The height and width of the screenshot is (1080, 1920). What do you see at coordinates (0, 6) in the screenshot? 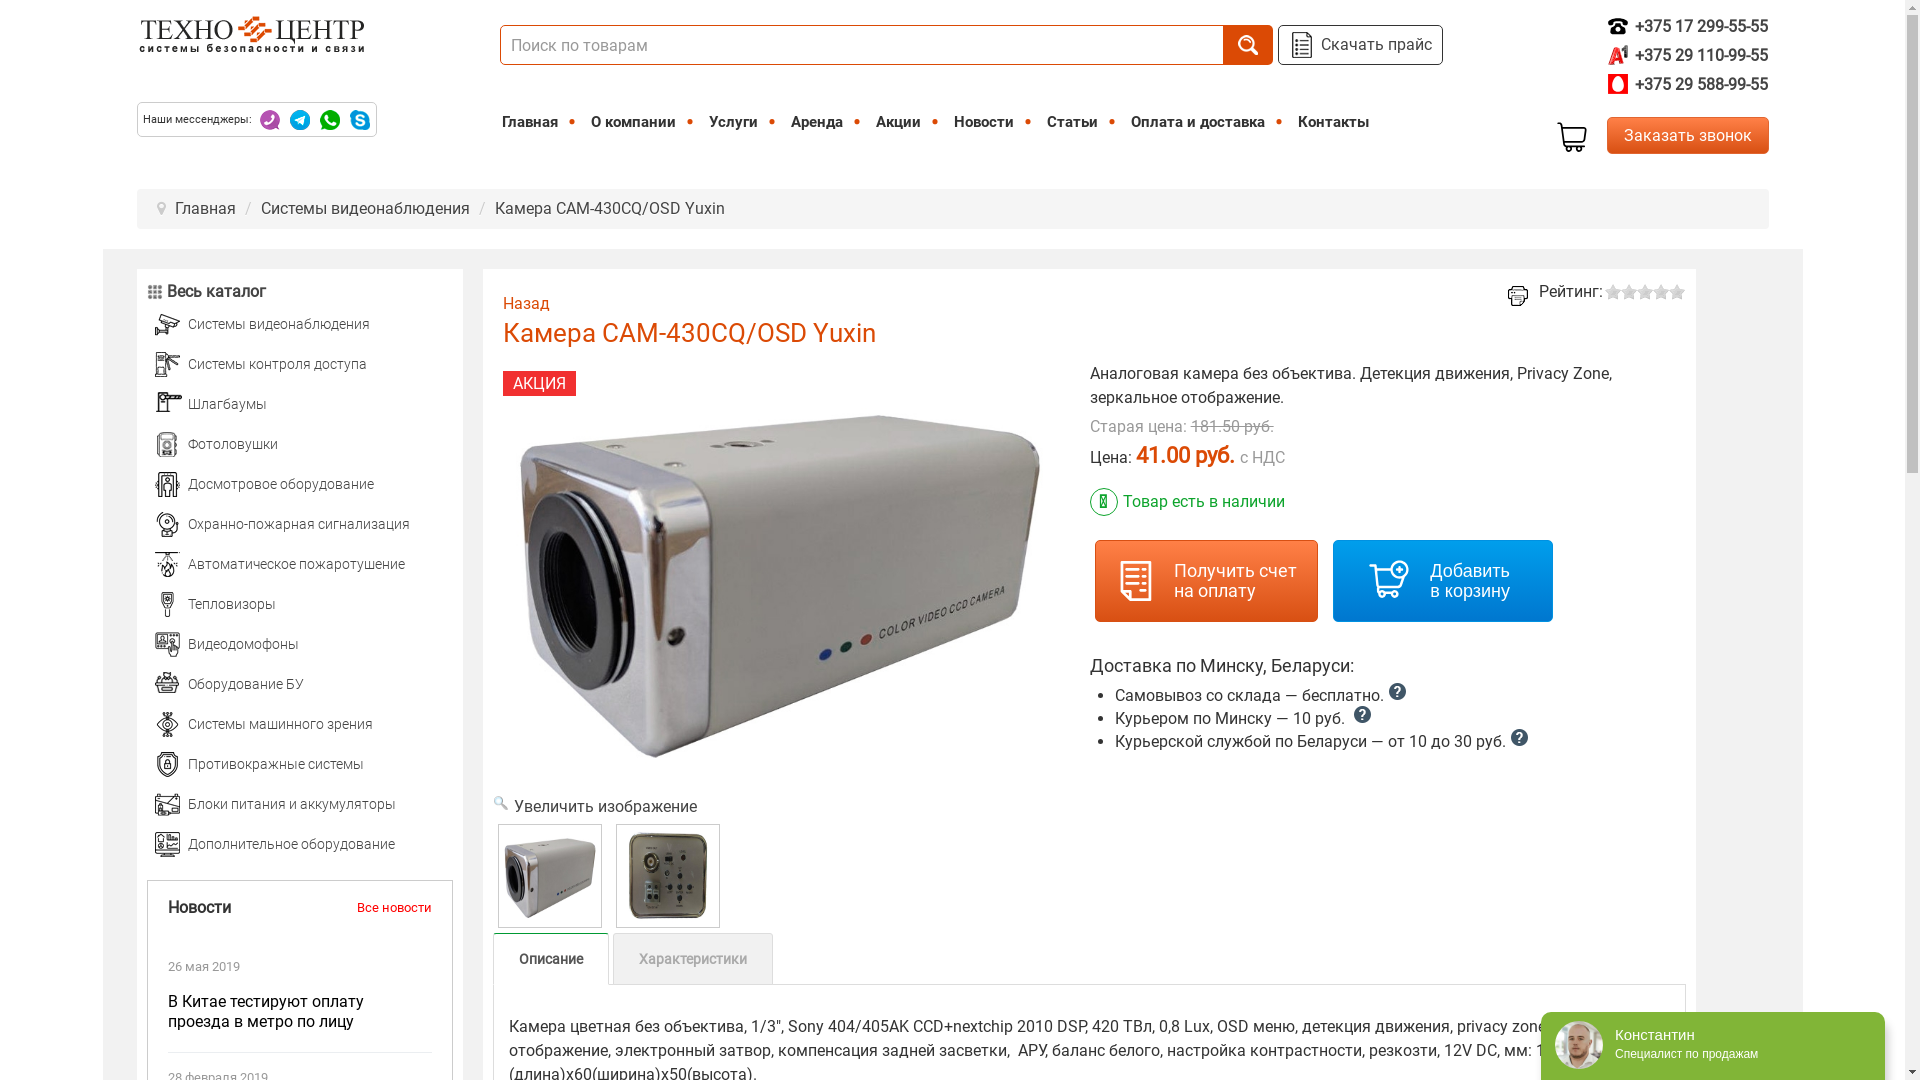
I see `'on'` at bounding box center [0, 6].